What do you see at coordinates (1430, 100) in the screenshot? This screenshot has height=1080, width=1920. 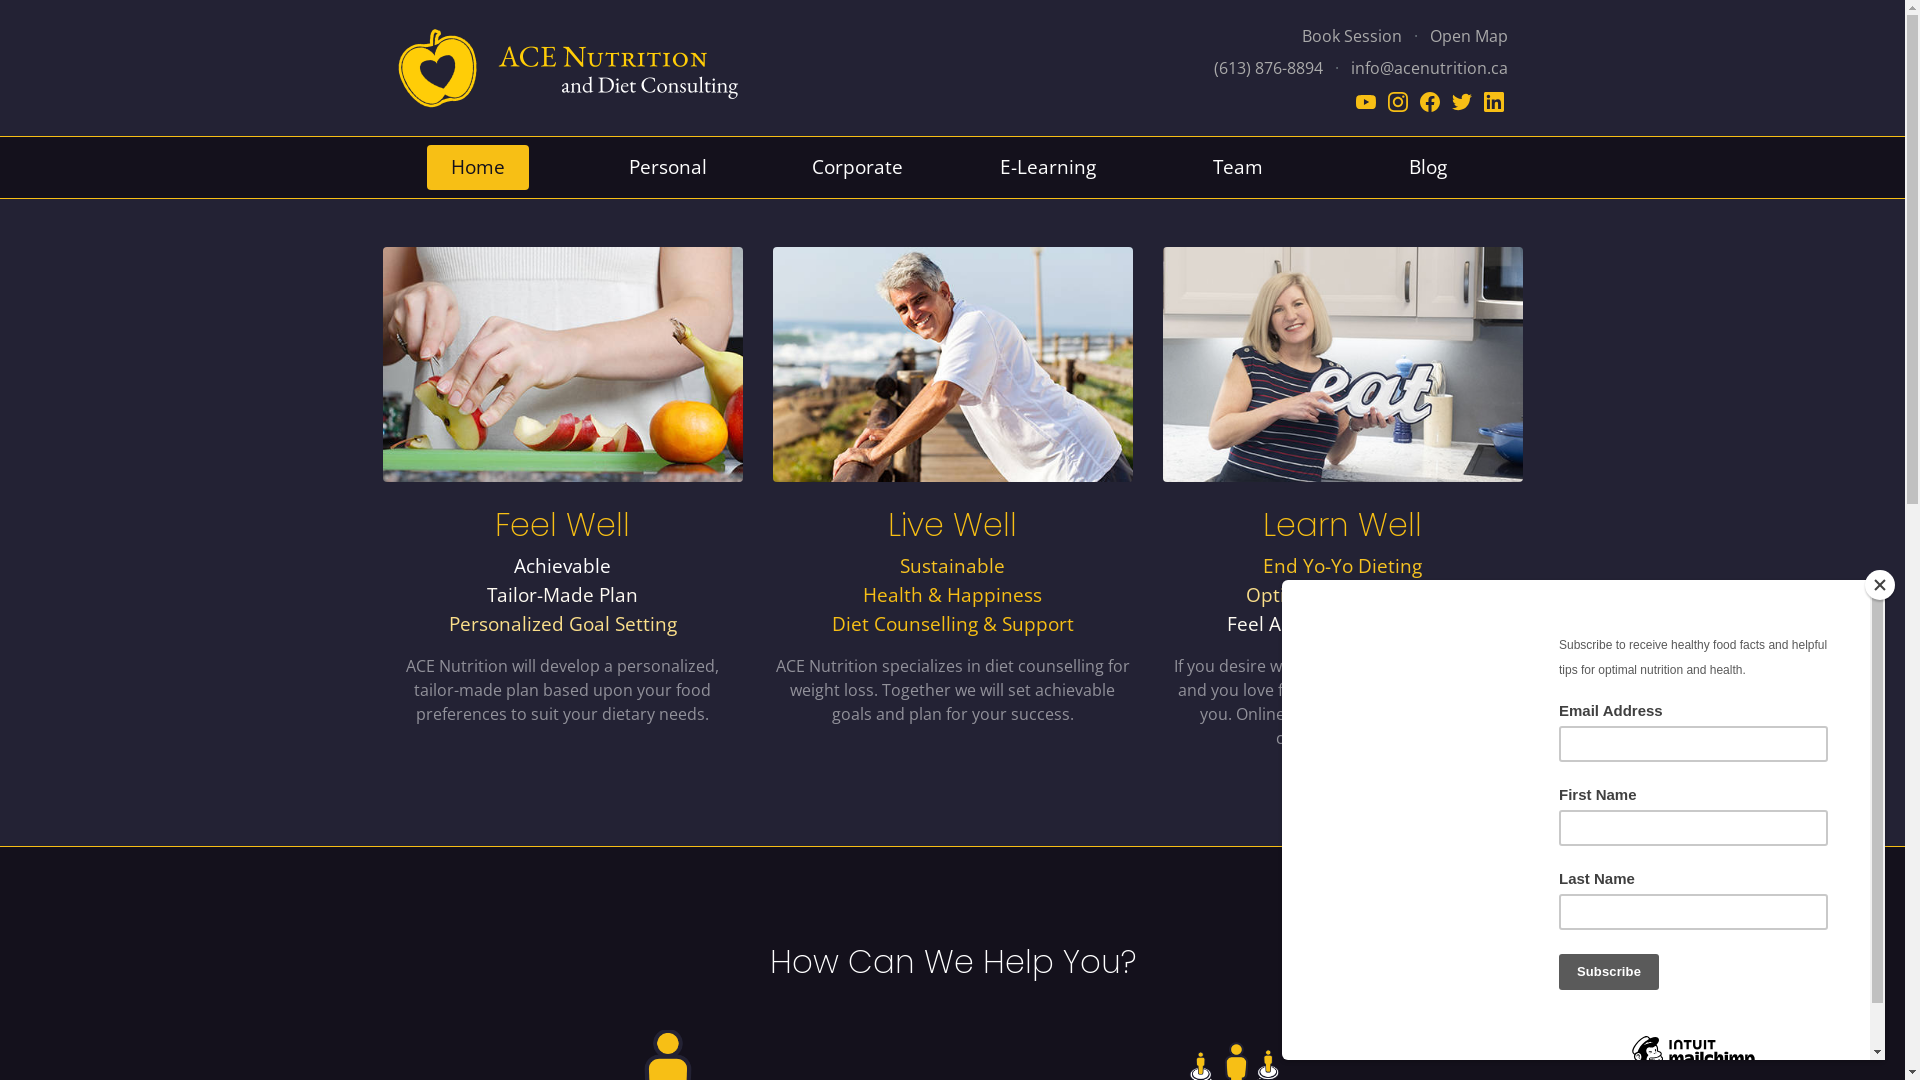 I see `'Facebook'` at bounding box center [1430, 100].